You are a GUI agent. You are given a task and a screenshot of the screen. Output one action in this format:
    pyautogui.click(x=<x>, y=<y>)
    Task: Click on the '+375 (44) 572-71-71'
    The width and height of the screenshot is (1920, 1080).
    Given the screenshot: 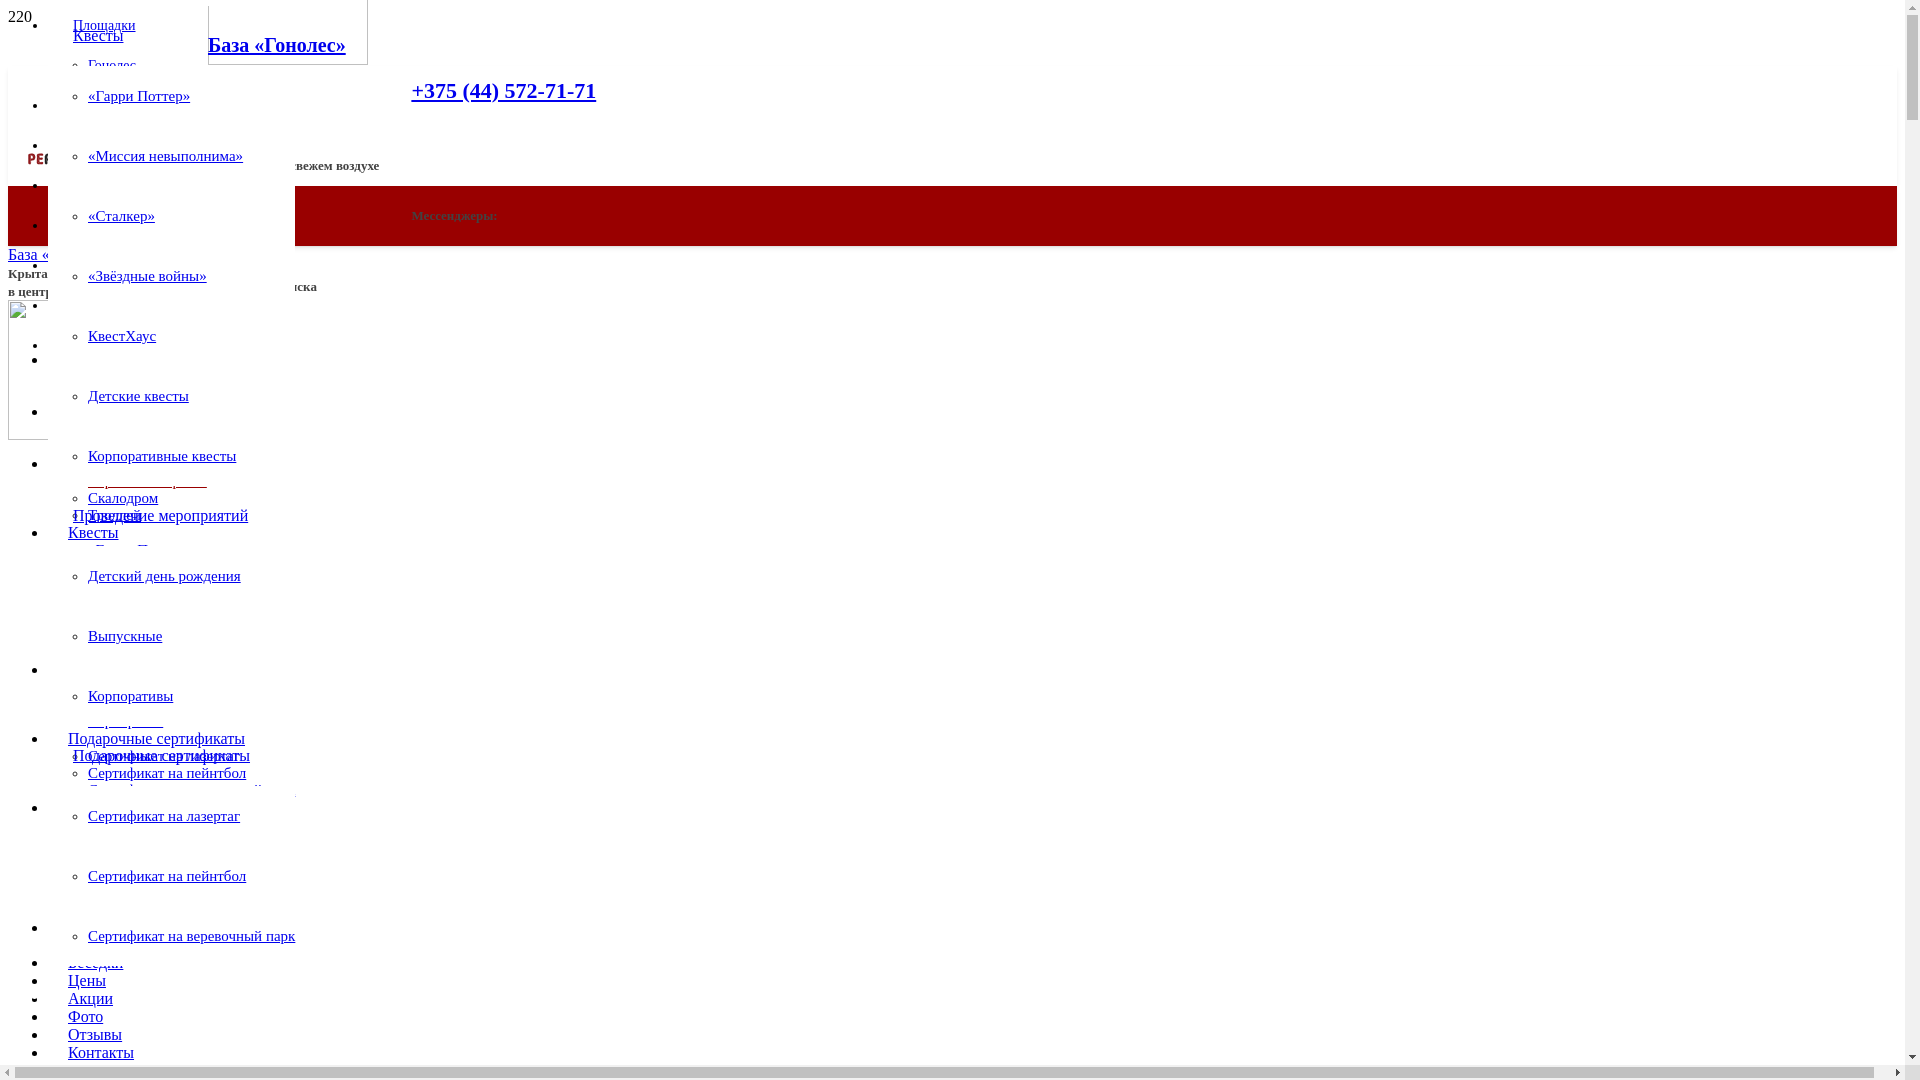 What is the action you would take?
    pyautogui.click(x=503, y=90)
    